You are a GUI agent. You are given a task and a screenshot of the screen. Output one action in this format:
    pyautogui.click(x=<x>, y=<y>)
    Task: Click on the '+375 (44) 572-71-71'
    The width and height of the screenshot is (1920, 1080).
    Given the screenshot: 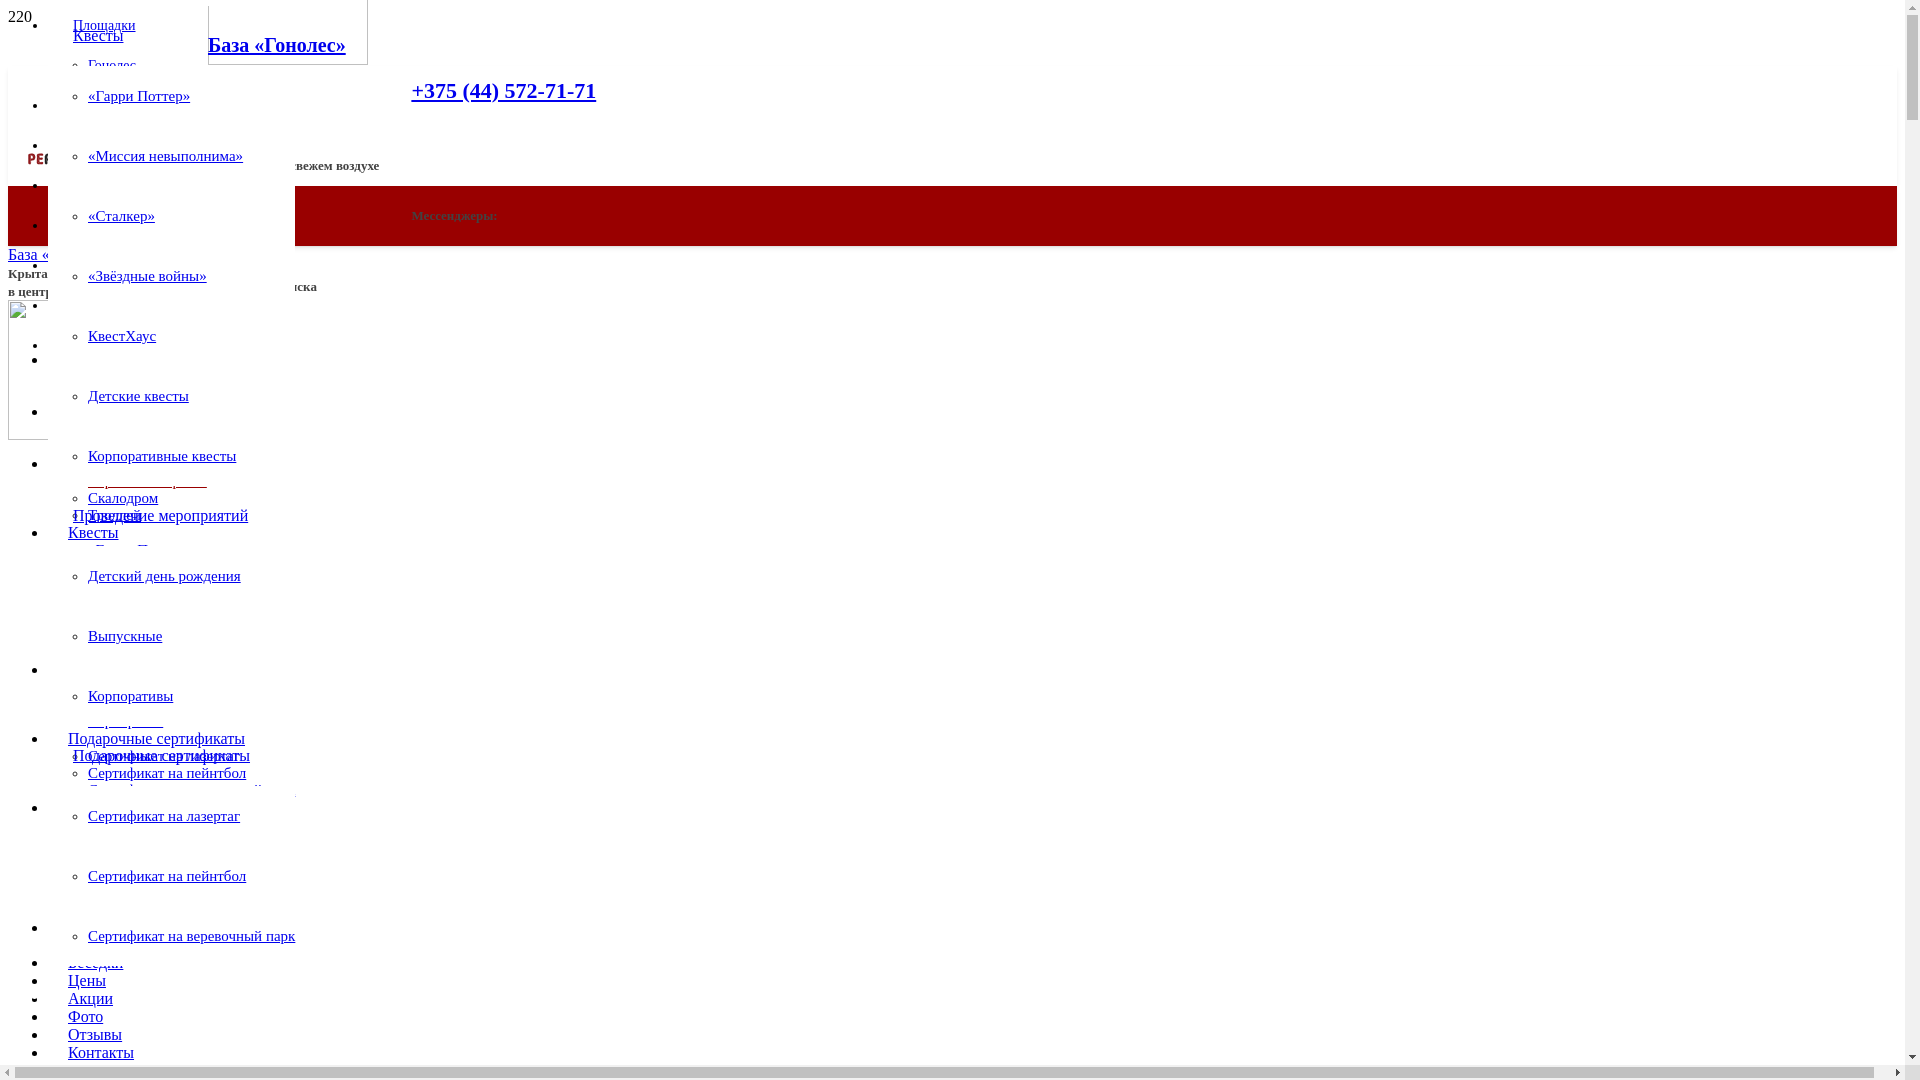 What is the action you would take?
    pyautogui.click(x=503, y=90)
    